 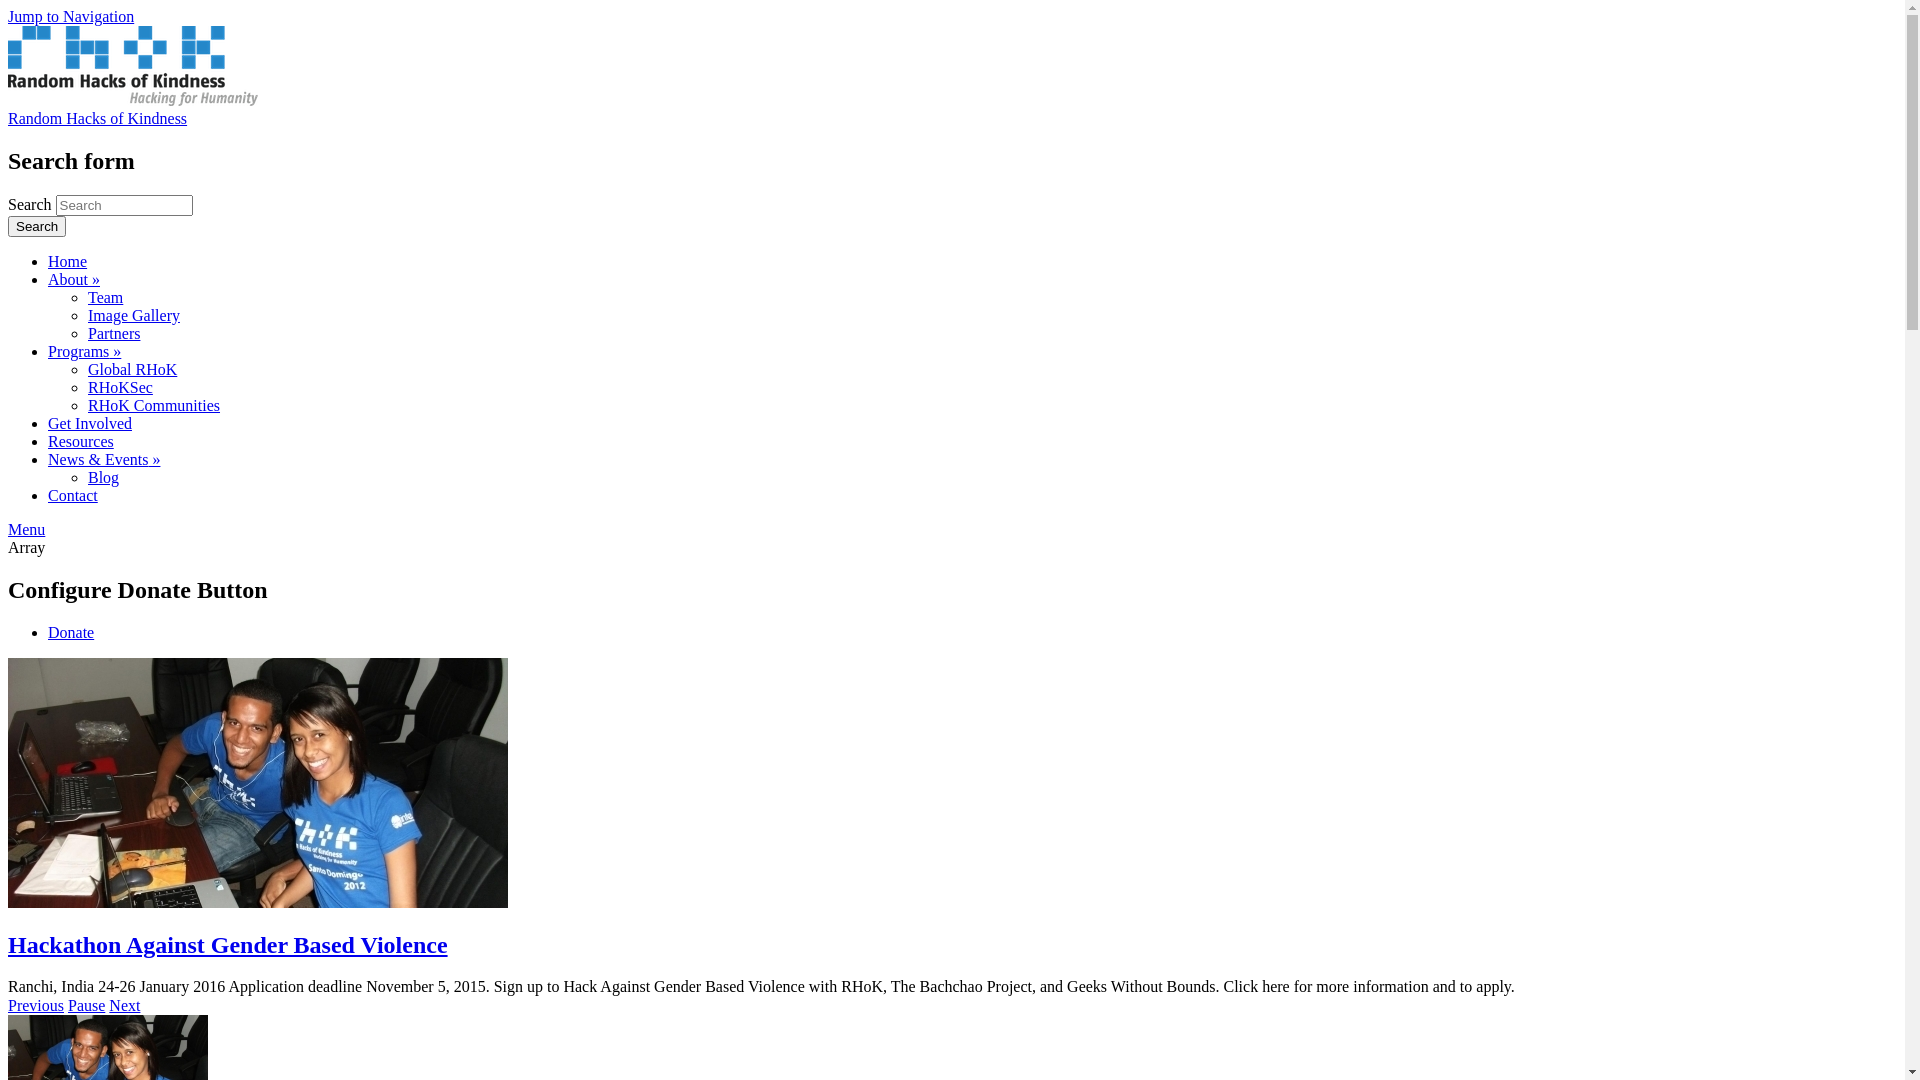 What do you see at coordinates (86, 315) in the screenshot?
I see `'Image Gallery'` at bounding box center [86, 315].